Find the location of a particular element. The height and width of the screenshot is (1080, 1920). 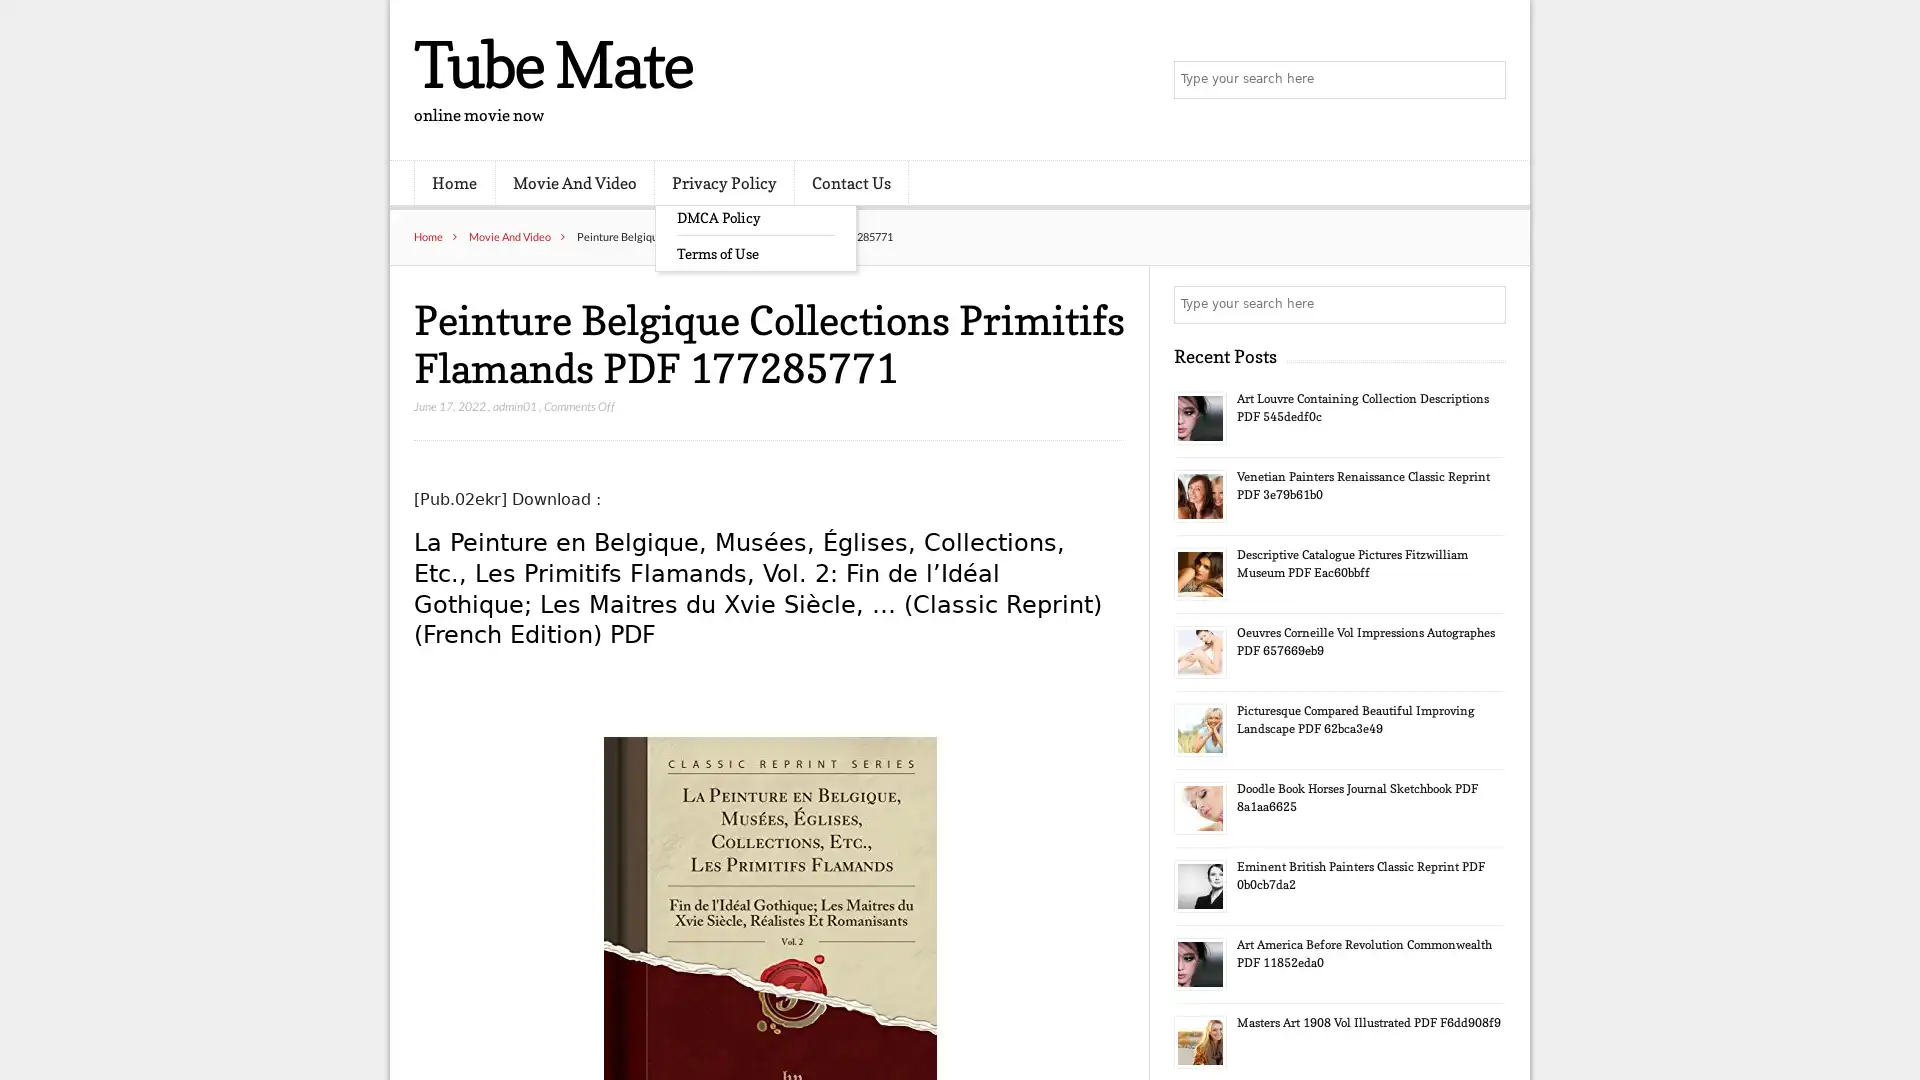

Search is located at coordinates (1485, 80).